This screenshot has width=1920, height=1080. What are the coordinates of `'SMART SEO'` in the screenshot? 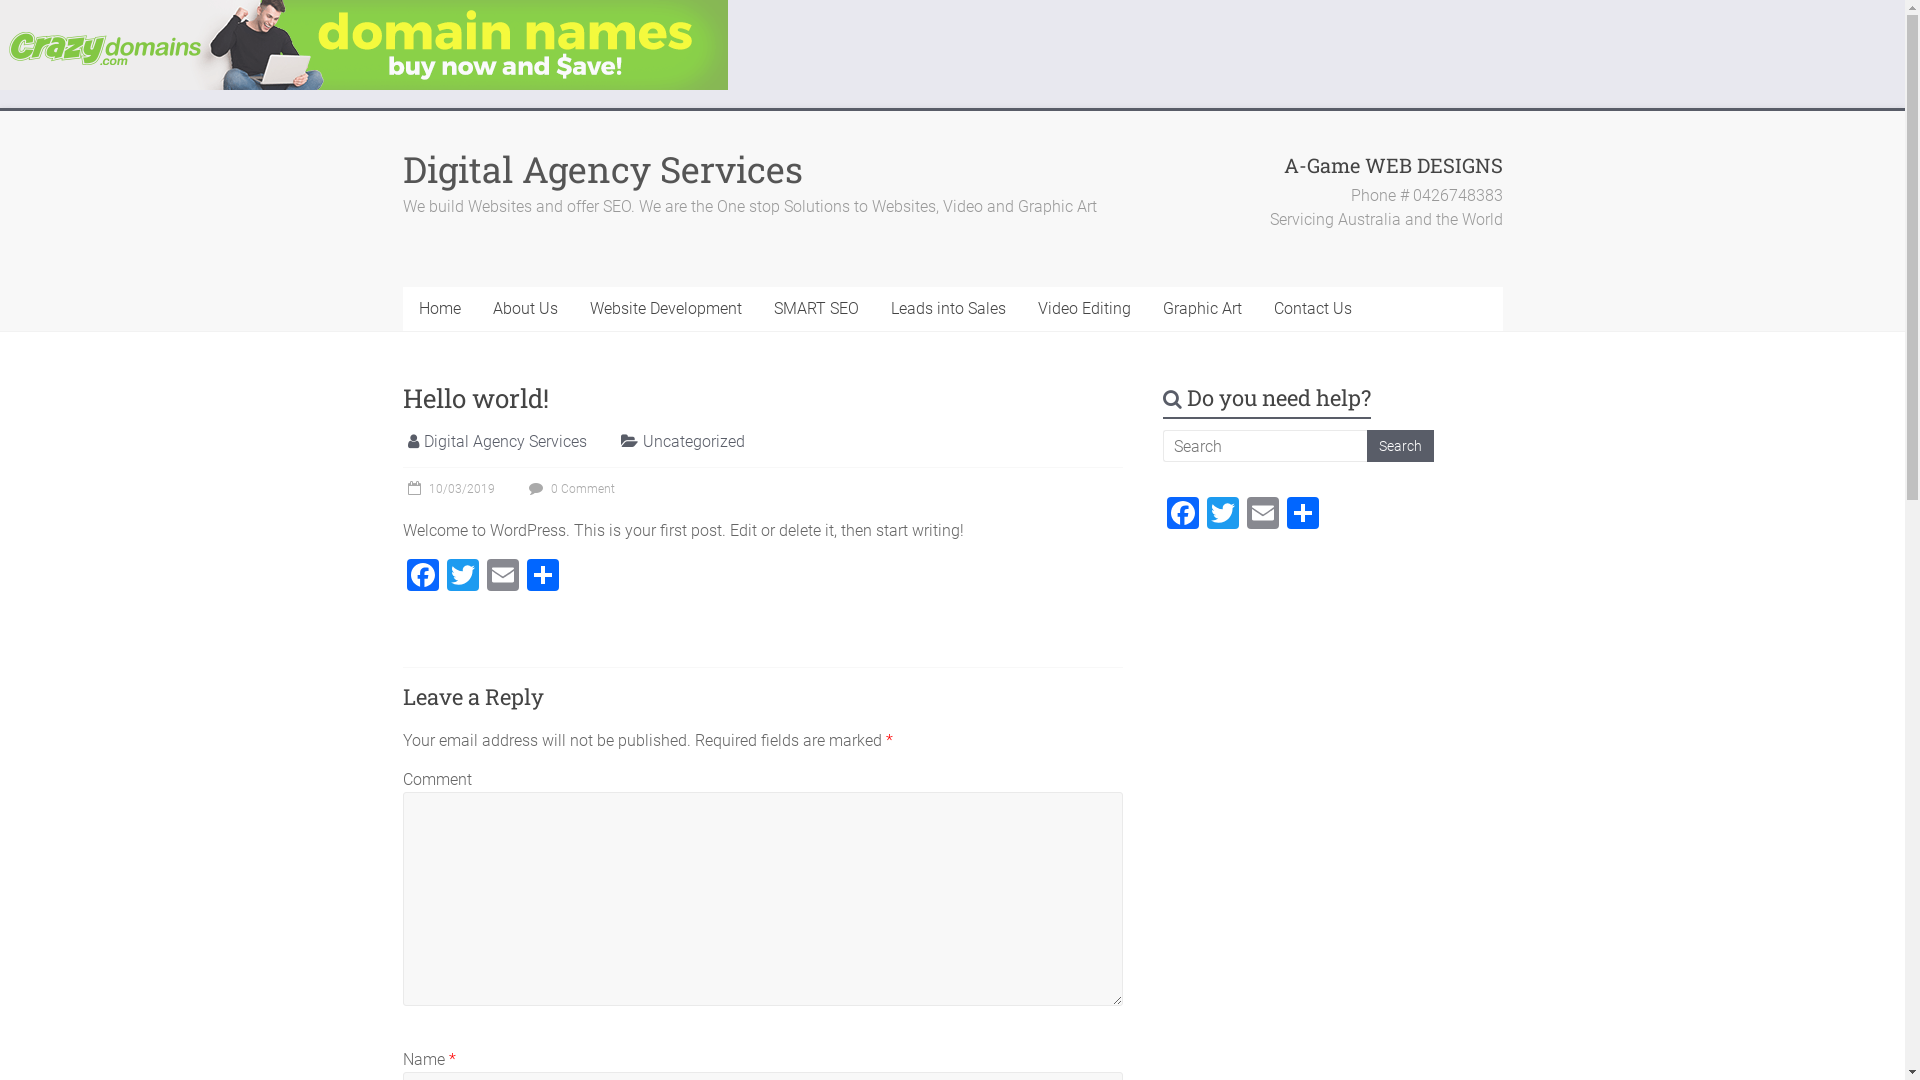 It's located at (757, 308).